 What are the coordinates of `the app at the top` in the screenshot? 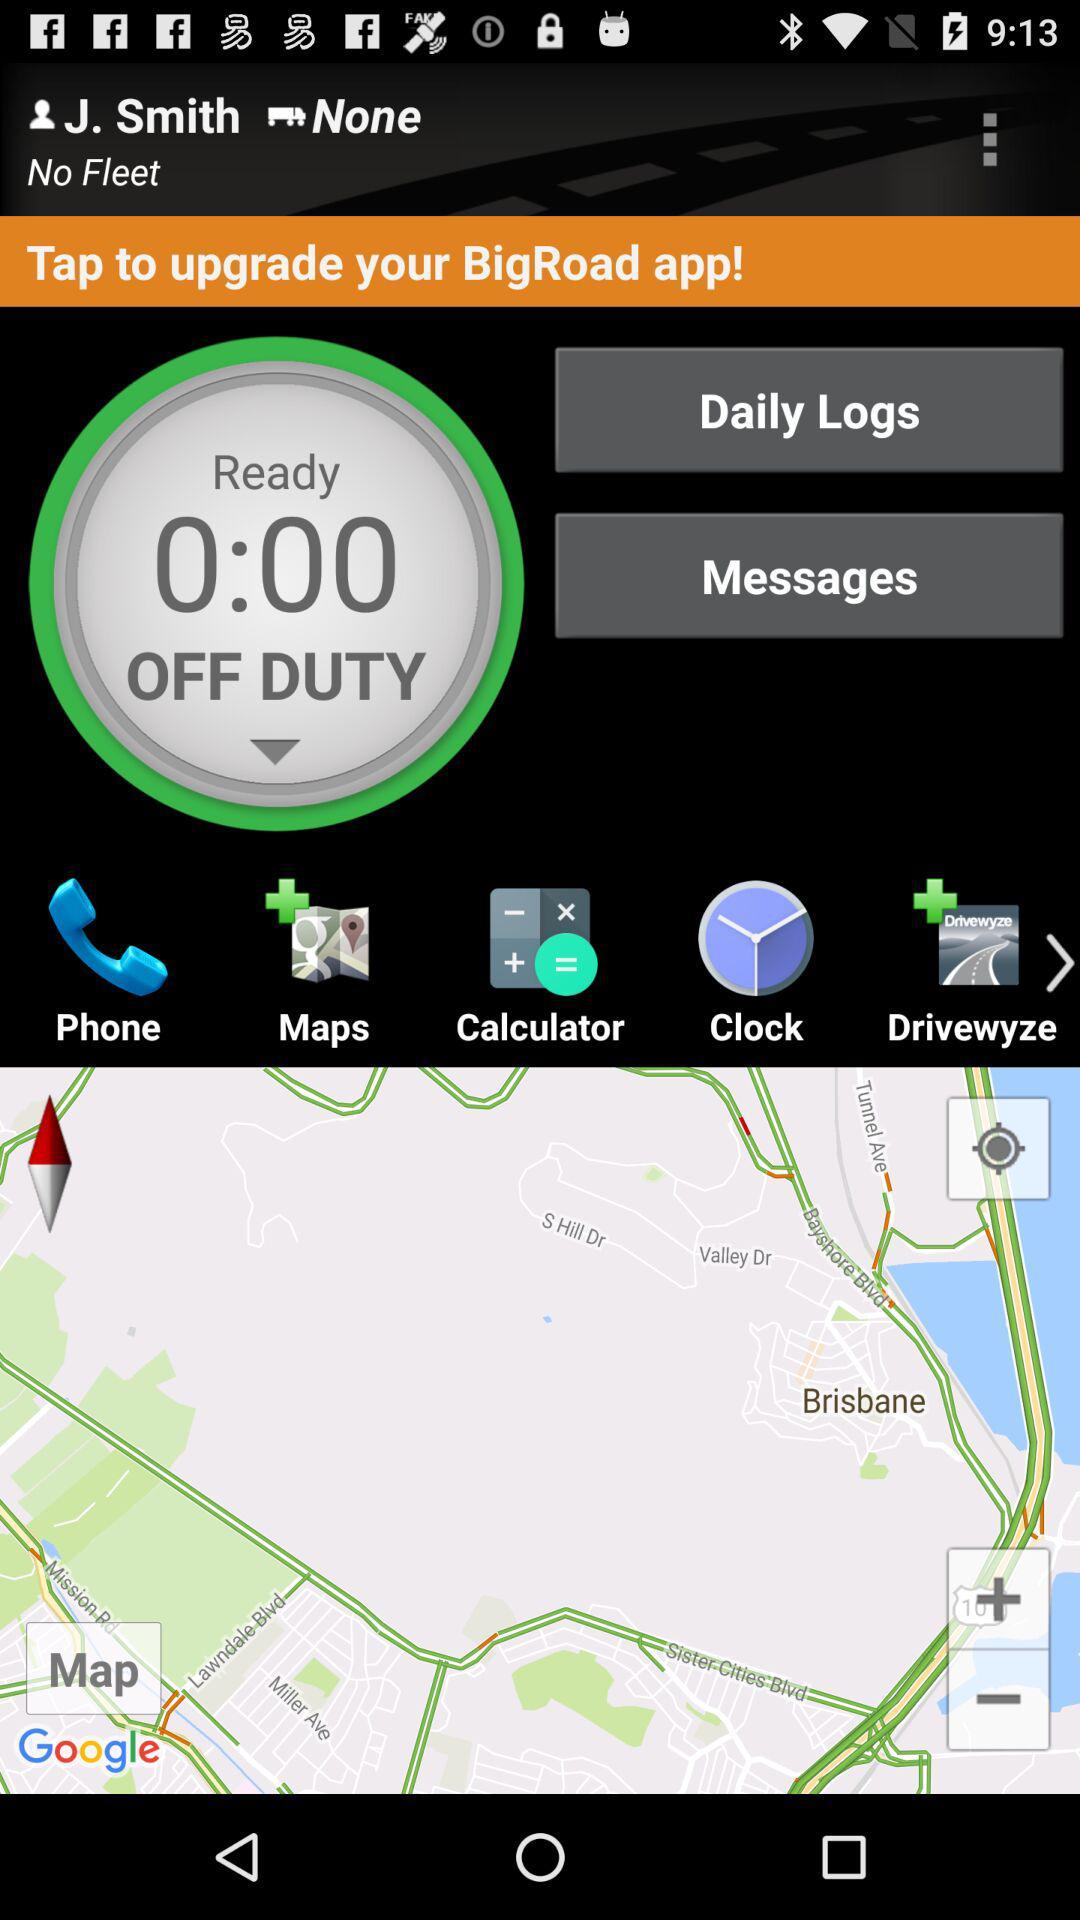 It's located at (540, 260).